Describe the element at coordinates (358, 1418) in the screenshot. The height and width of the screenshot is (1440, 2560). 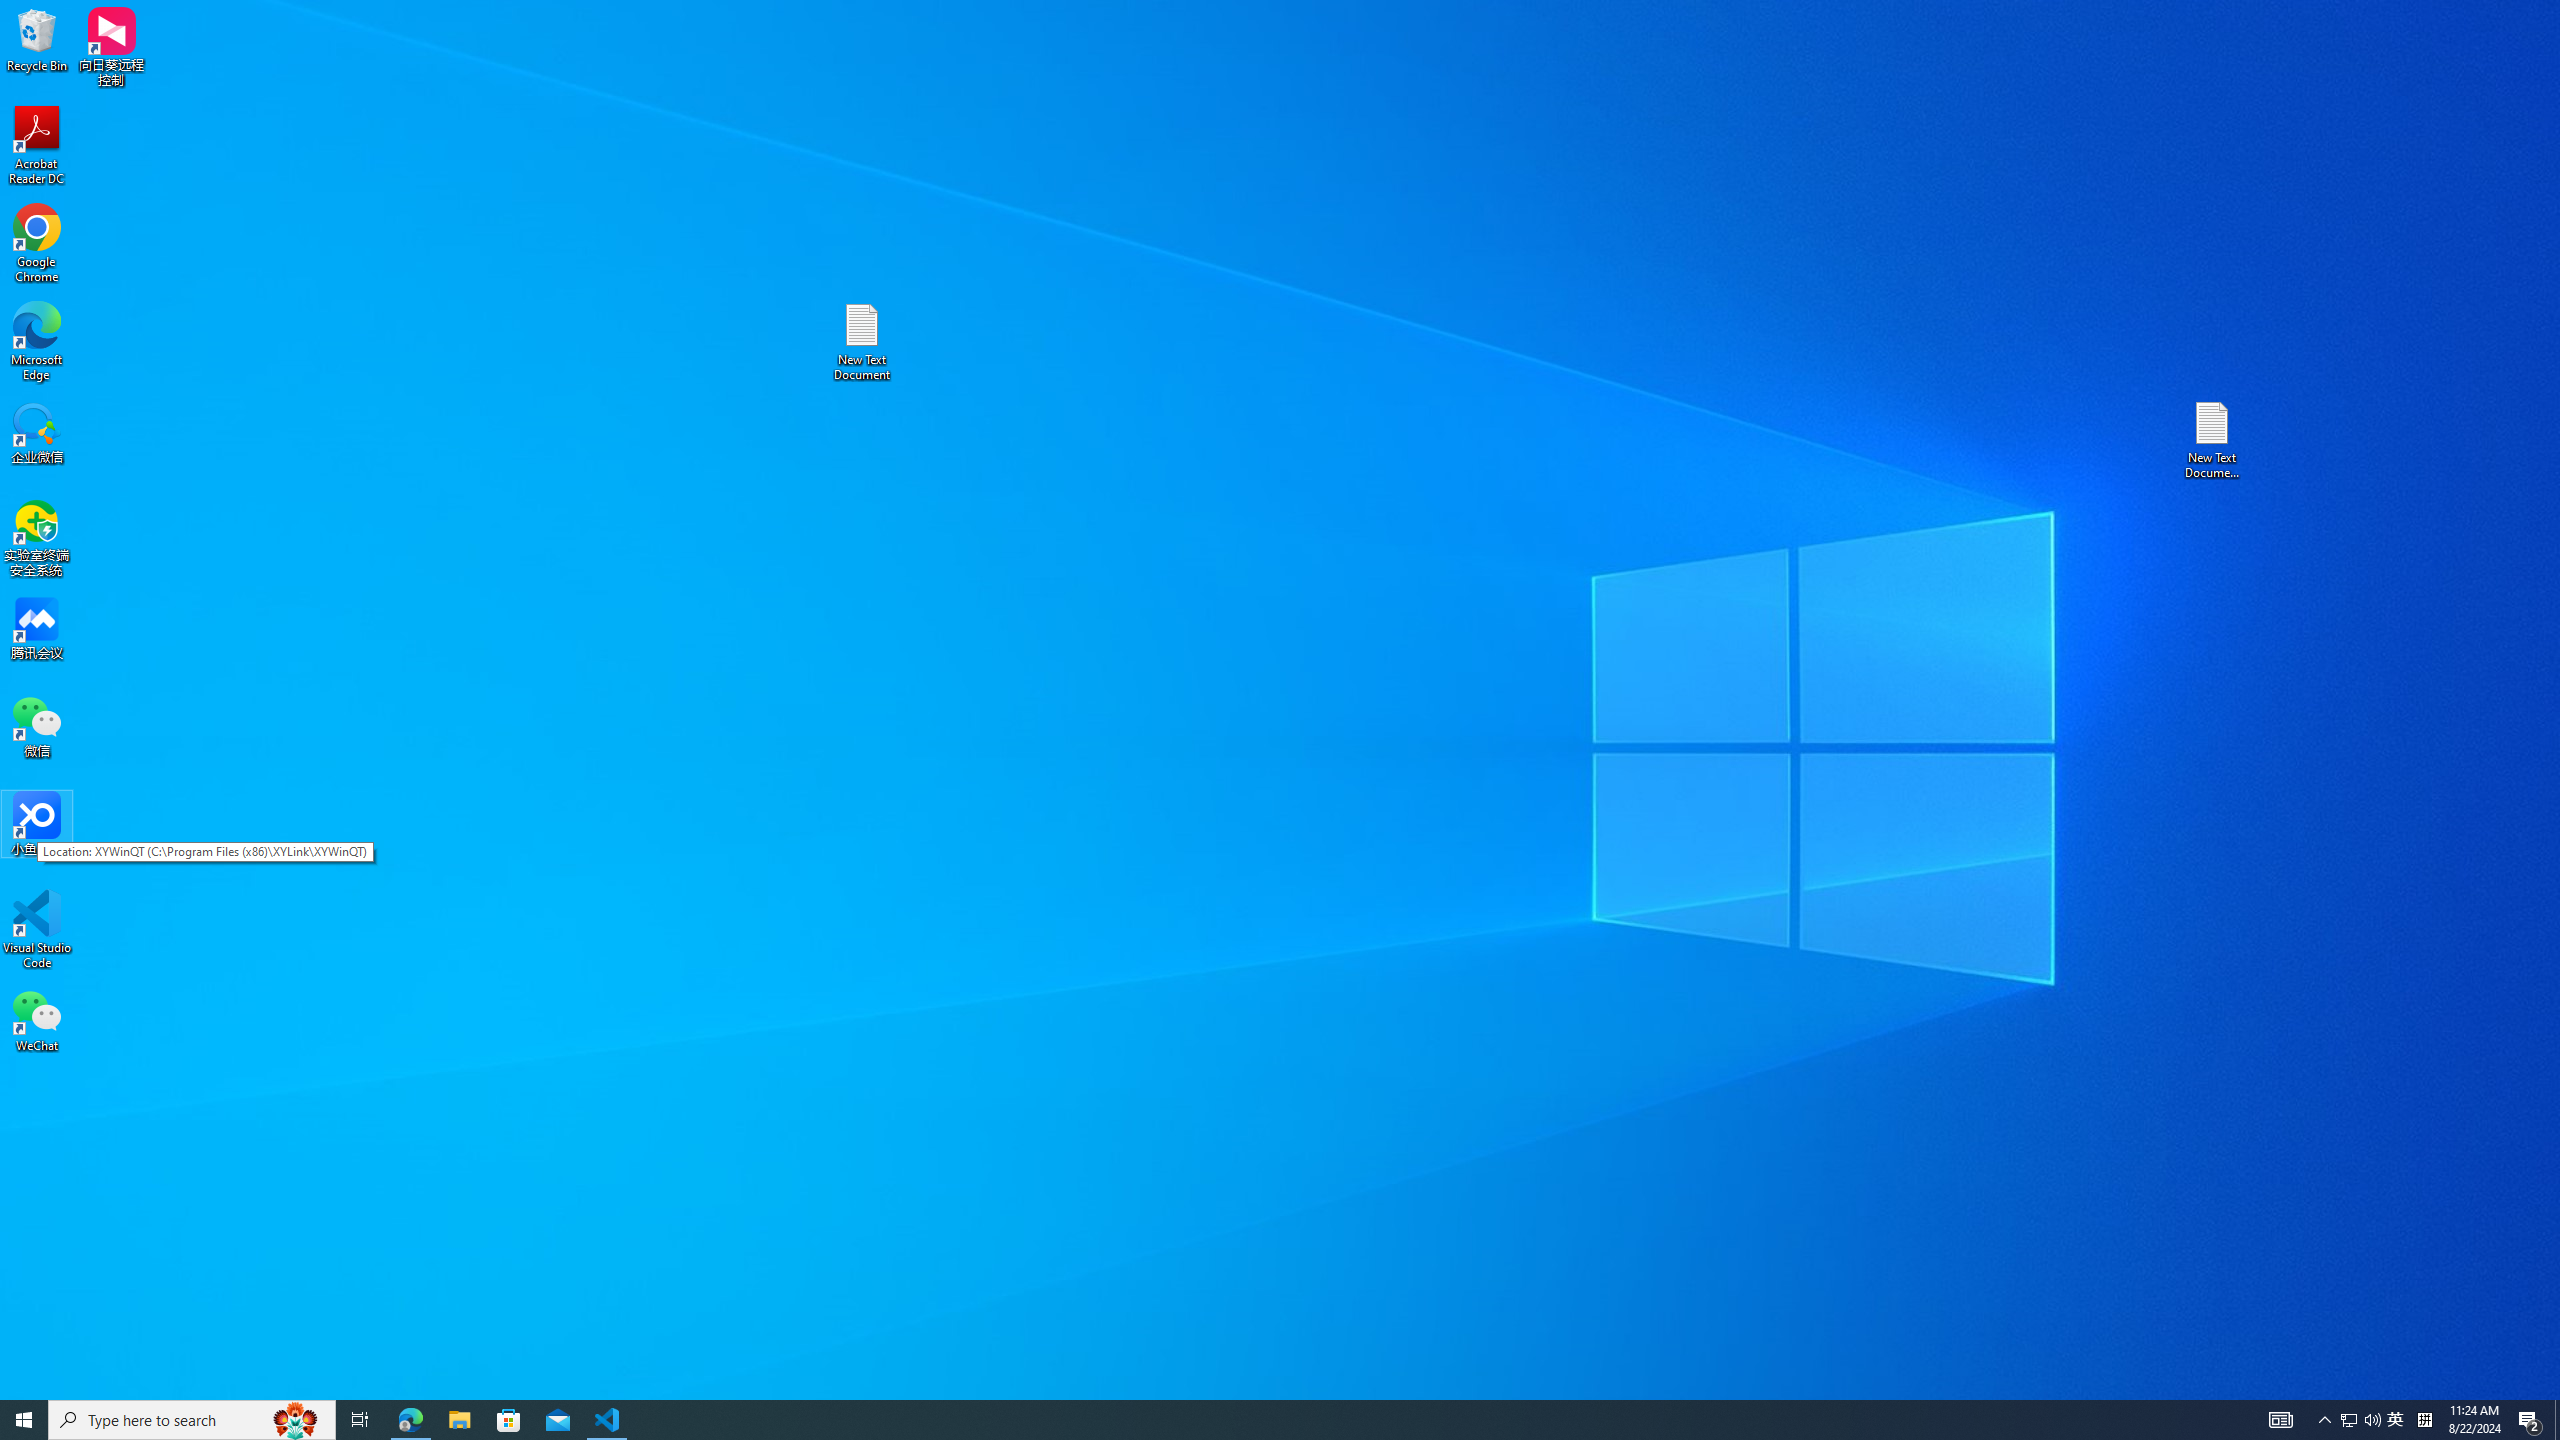
I see `'Task View'` at that location.